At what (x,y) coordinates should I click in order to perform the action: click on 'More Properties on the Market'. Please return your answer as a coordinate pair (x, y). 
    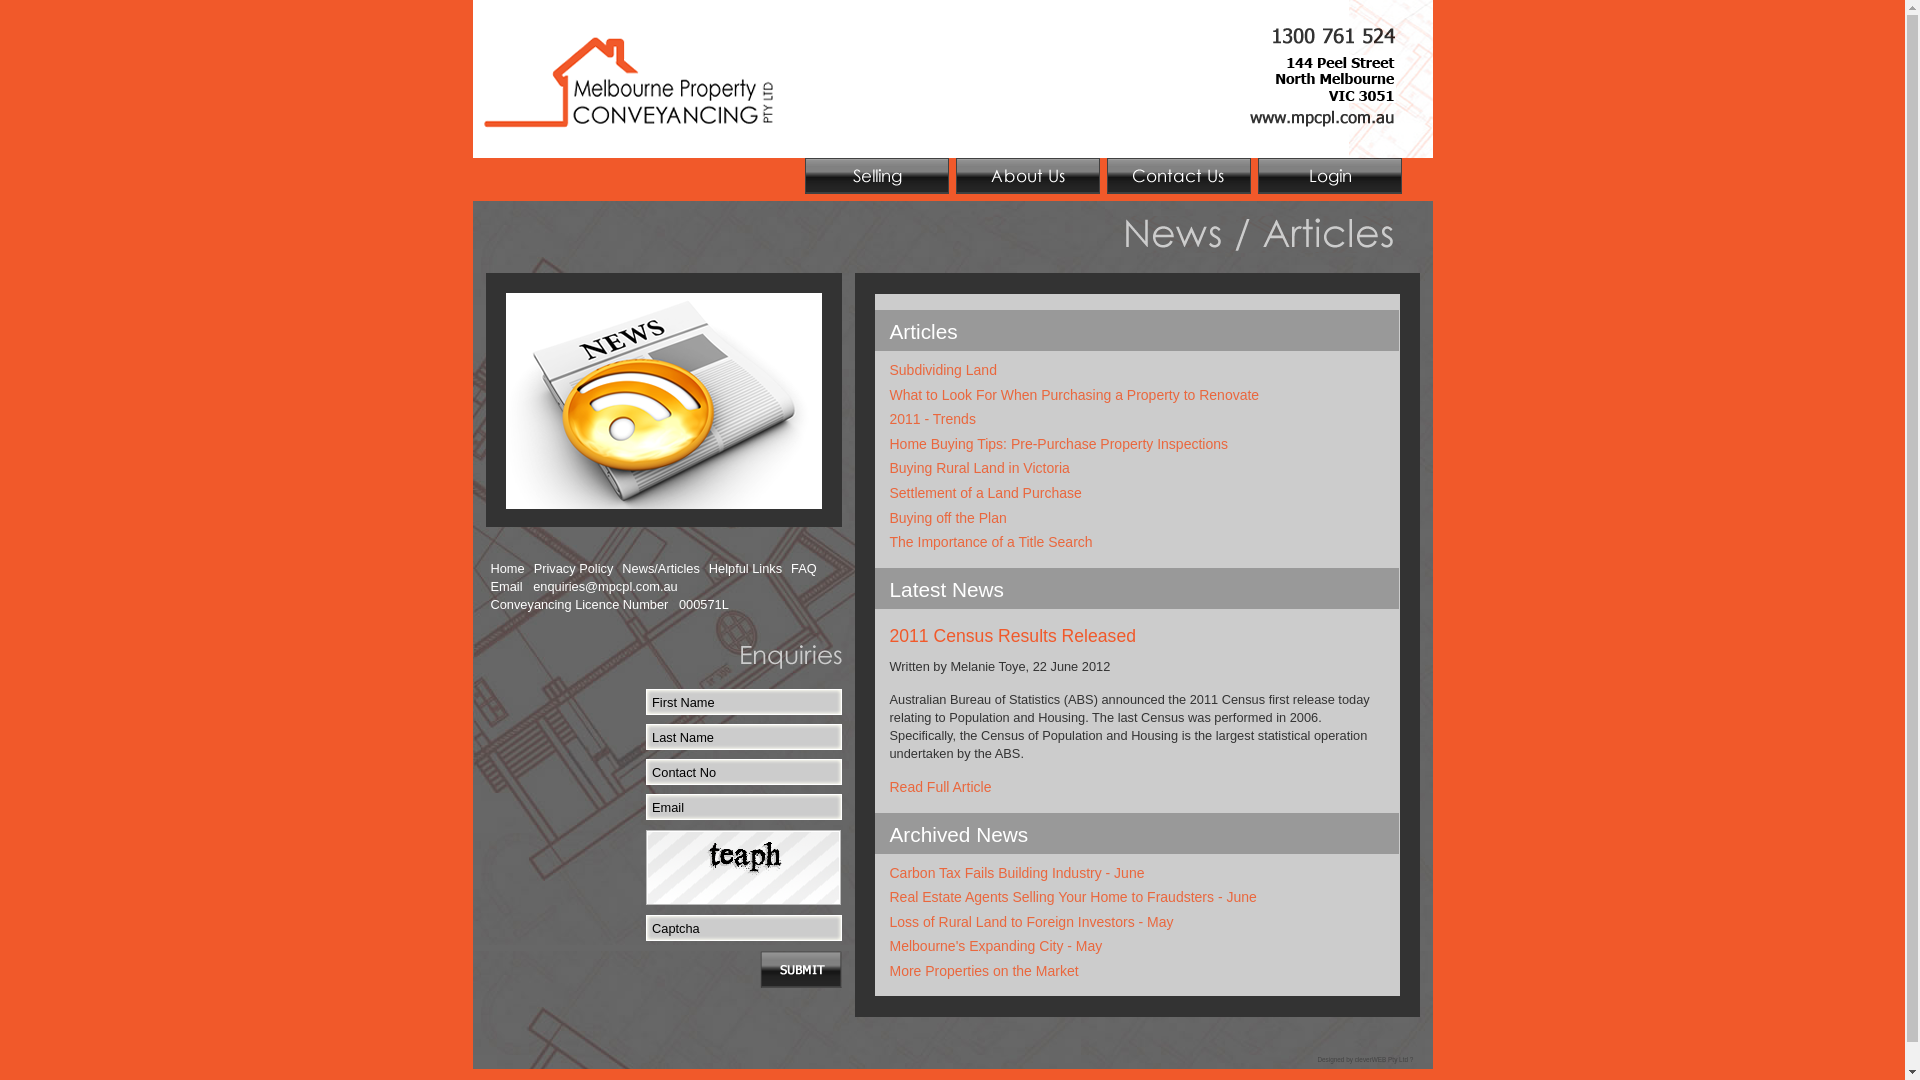
    Looking at the image, I should click on (984, 970).